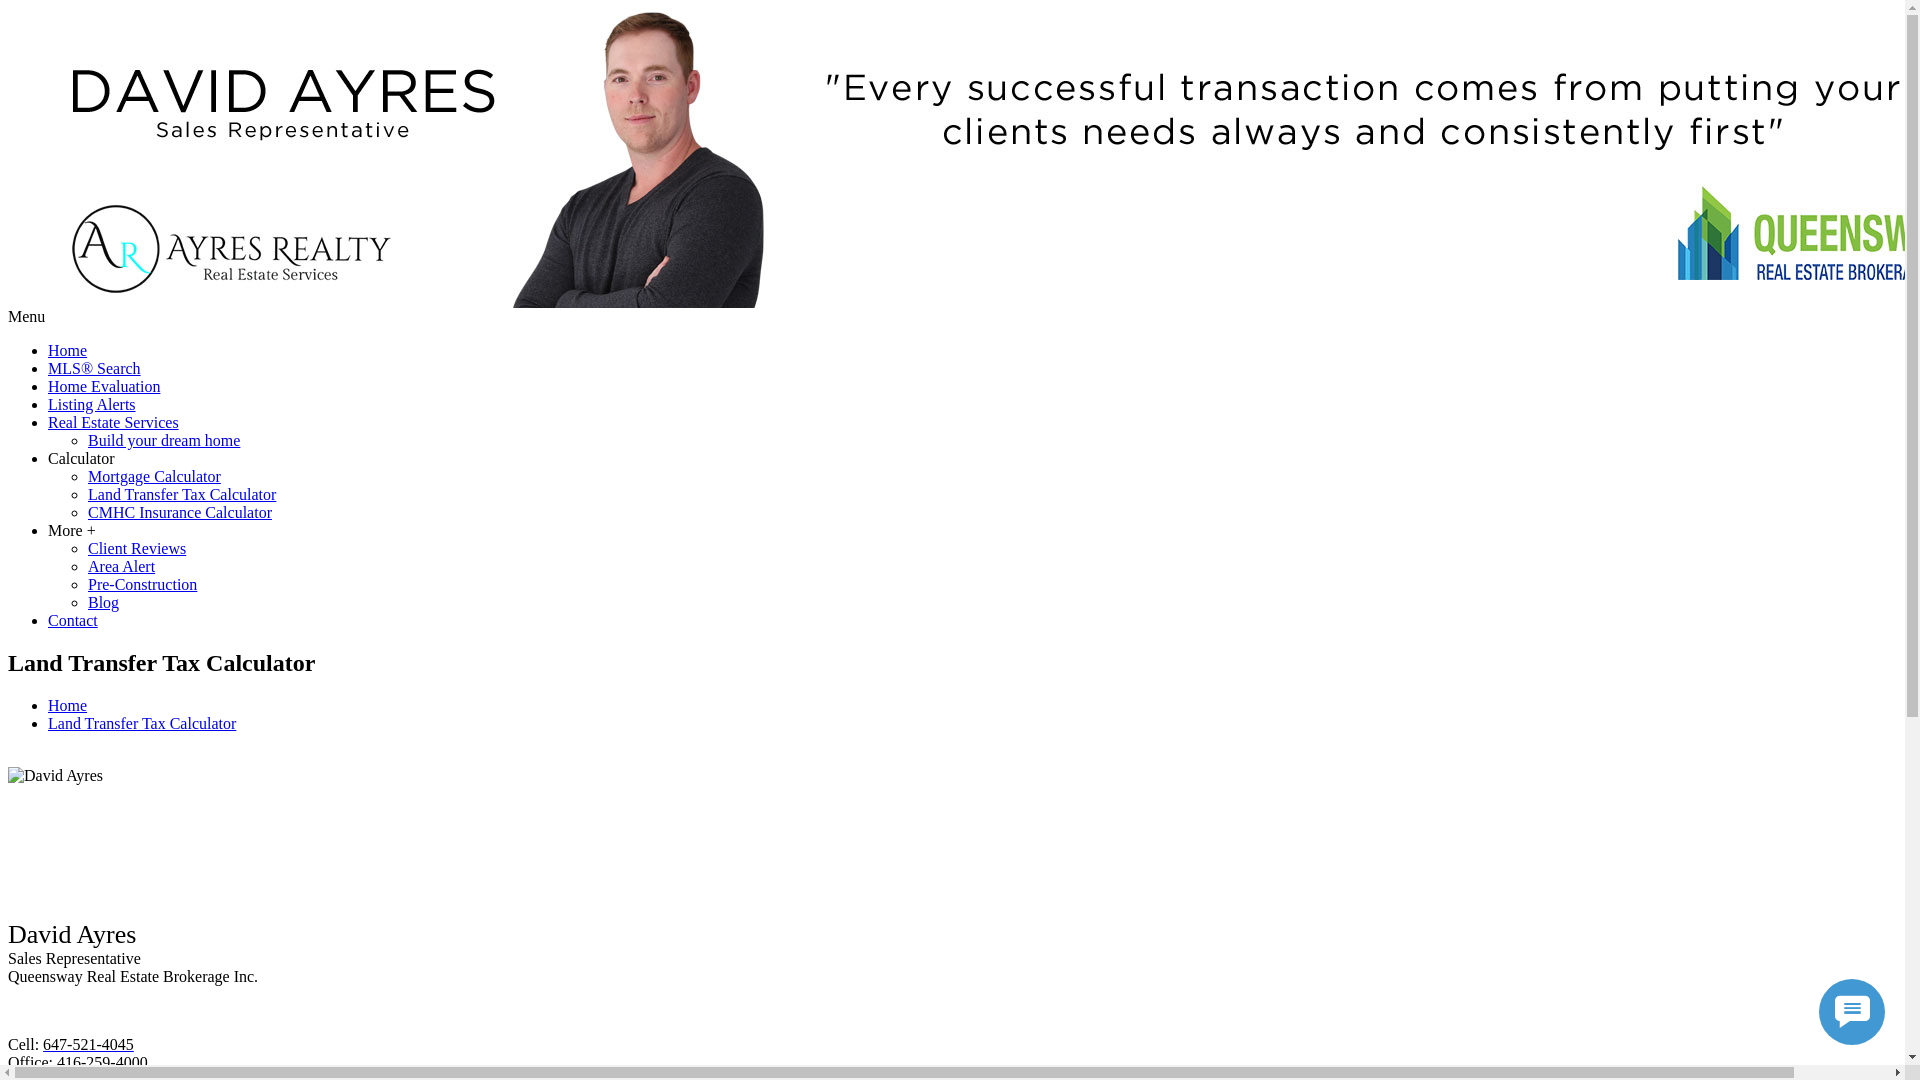  What do you see at coordinates (55, 774) in the screenshot?
I see `'David Ayres'` at bounding box center [55, 774].